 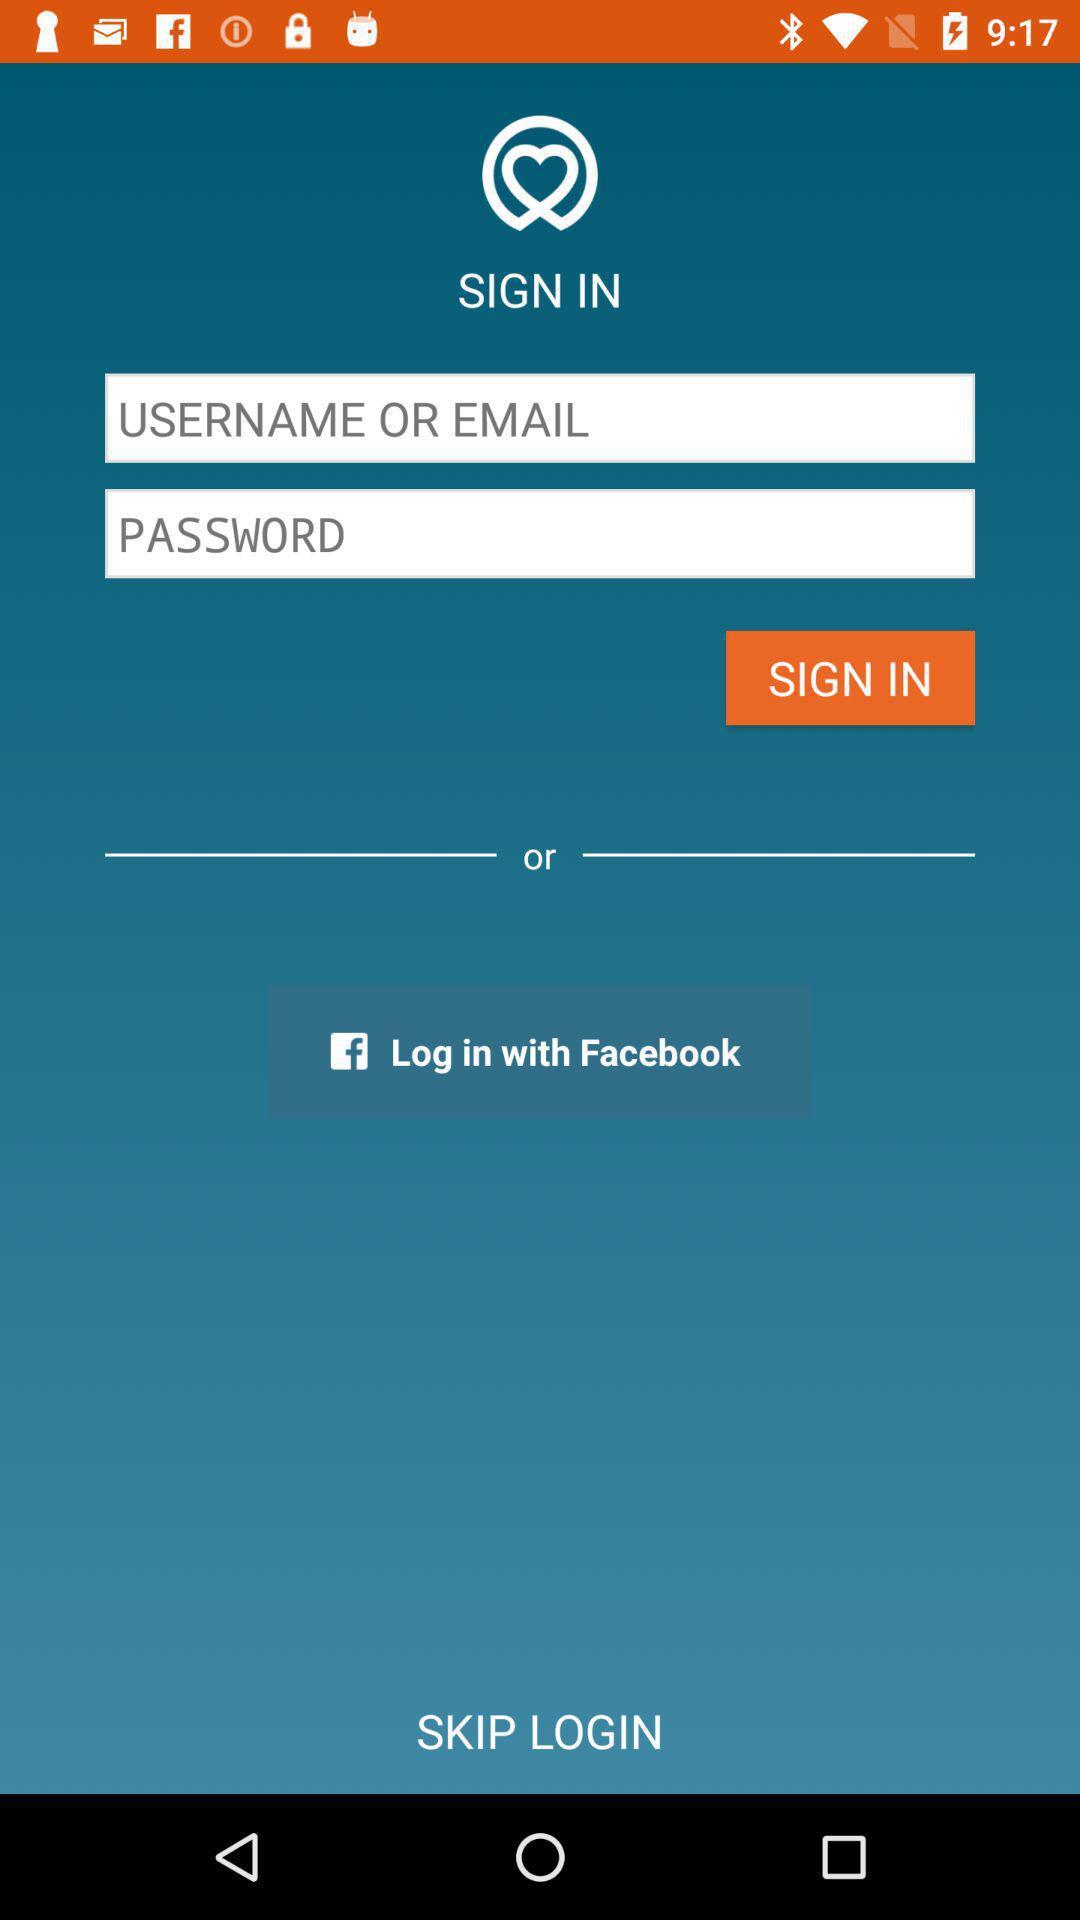 What do you see at coordinates (540, 533) in the screenshot?
I see `icon above the sign in item` at bounding box center [540, 533].